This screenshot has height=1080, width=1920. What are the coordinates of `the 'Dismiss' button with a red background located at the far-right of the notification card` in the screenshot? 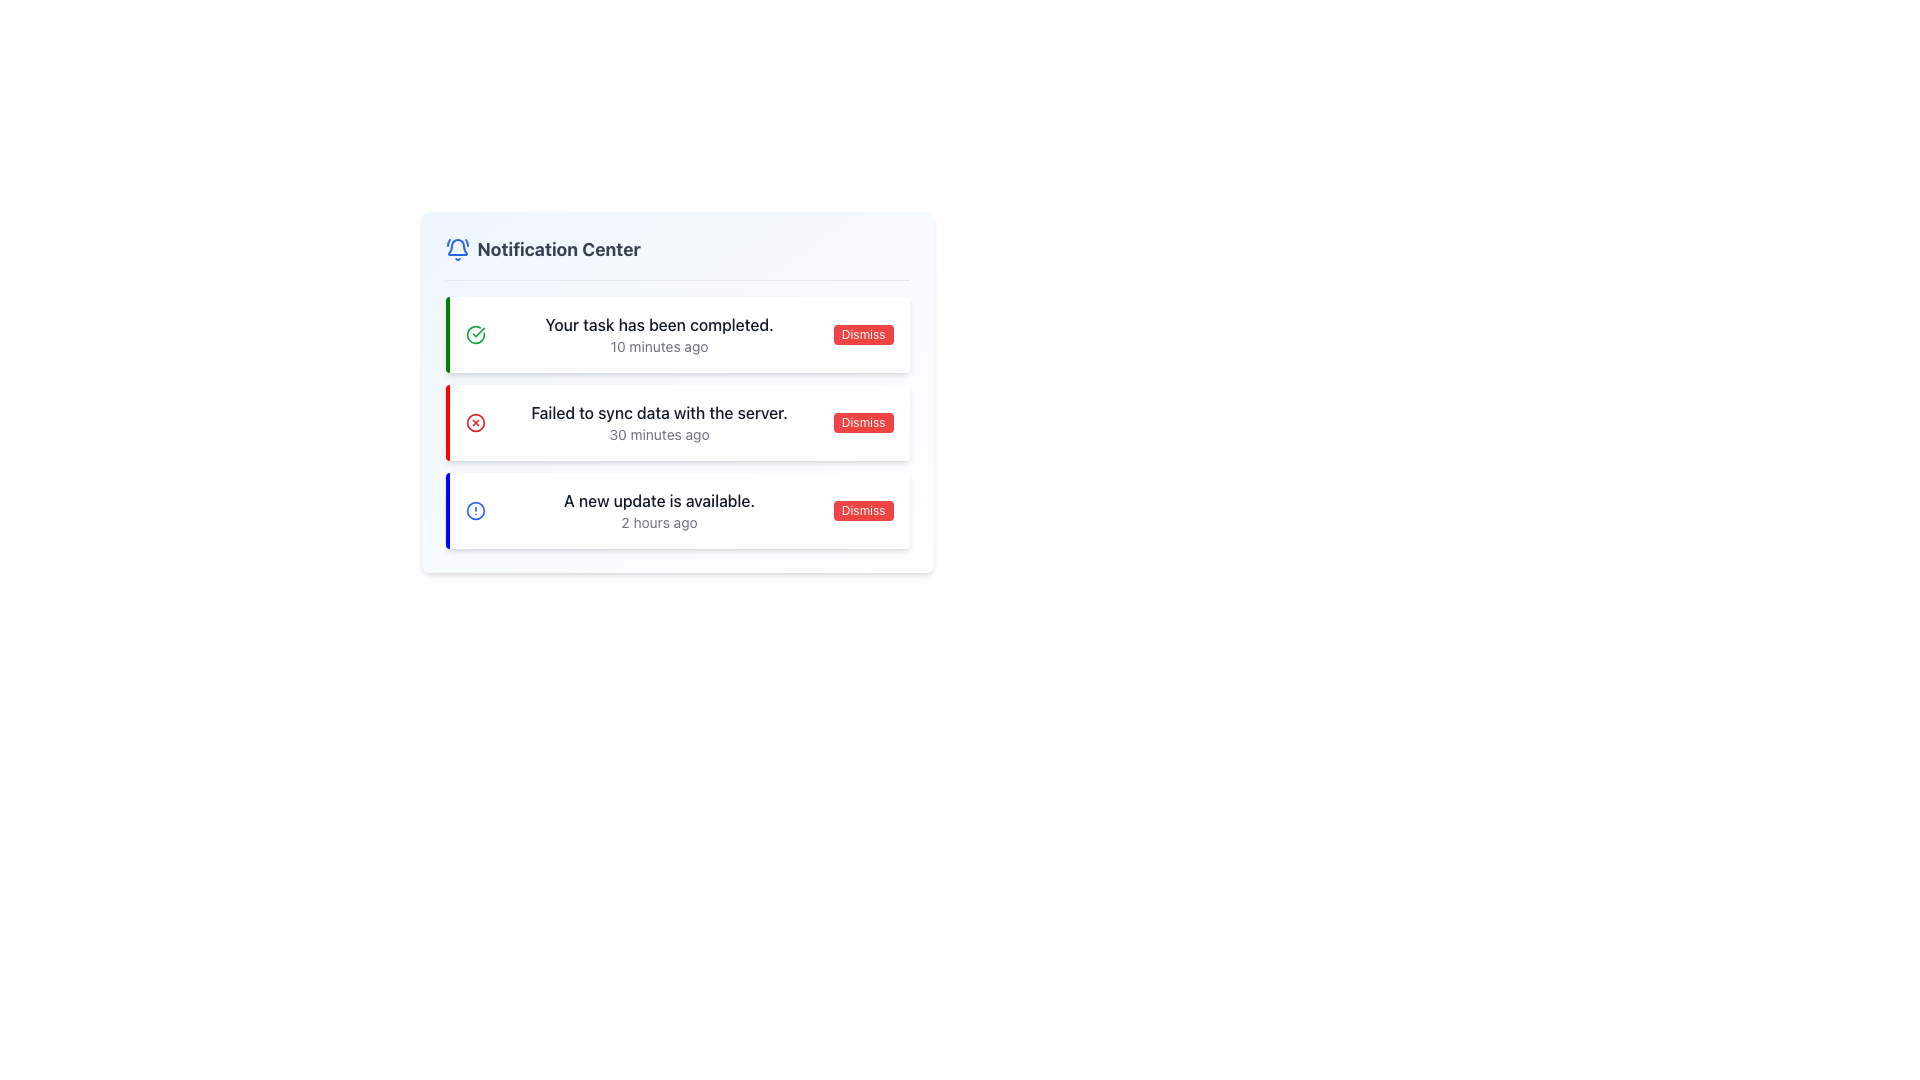 It's located at (863, 509).